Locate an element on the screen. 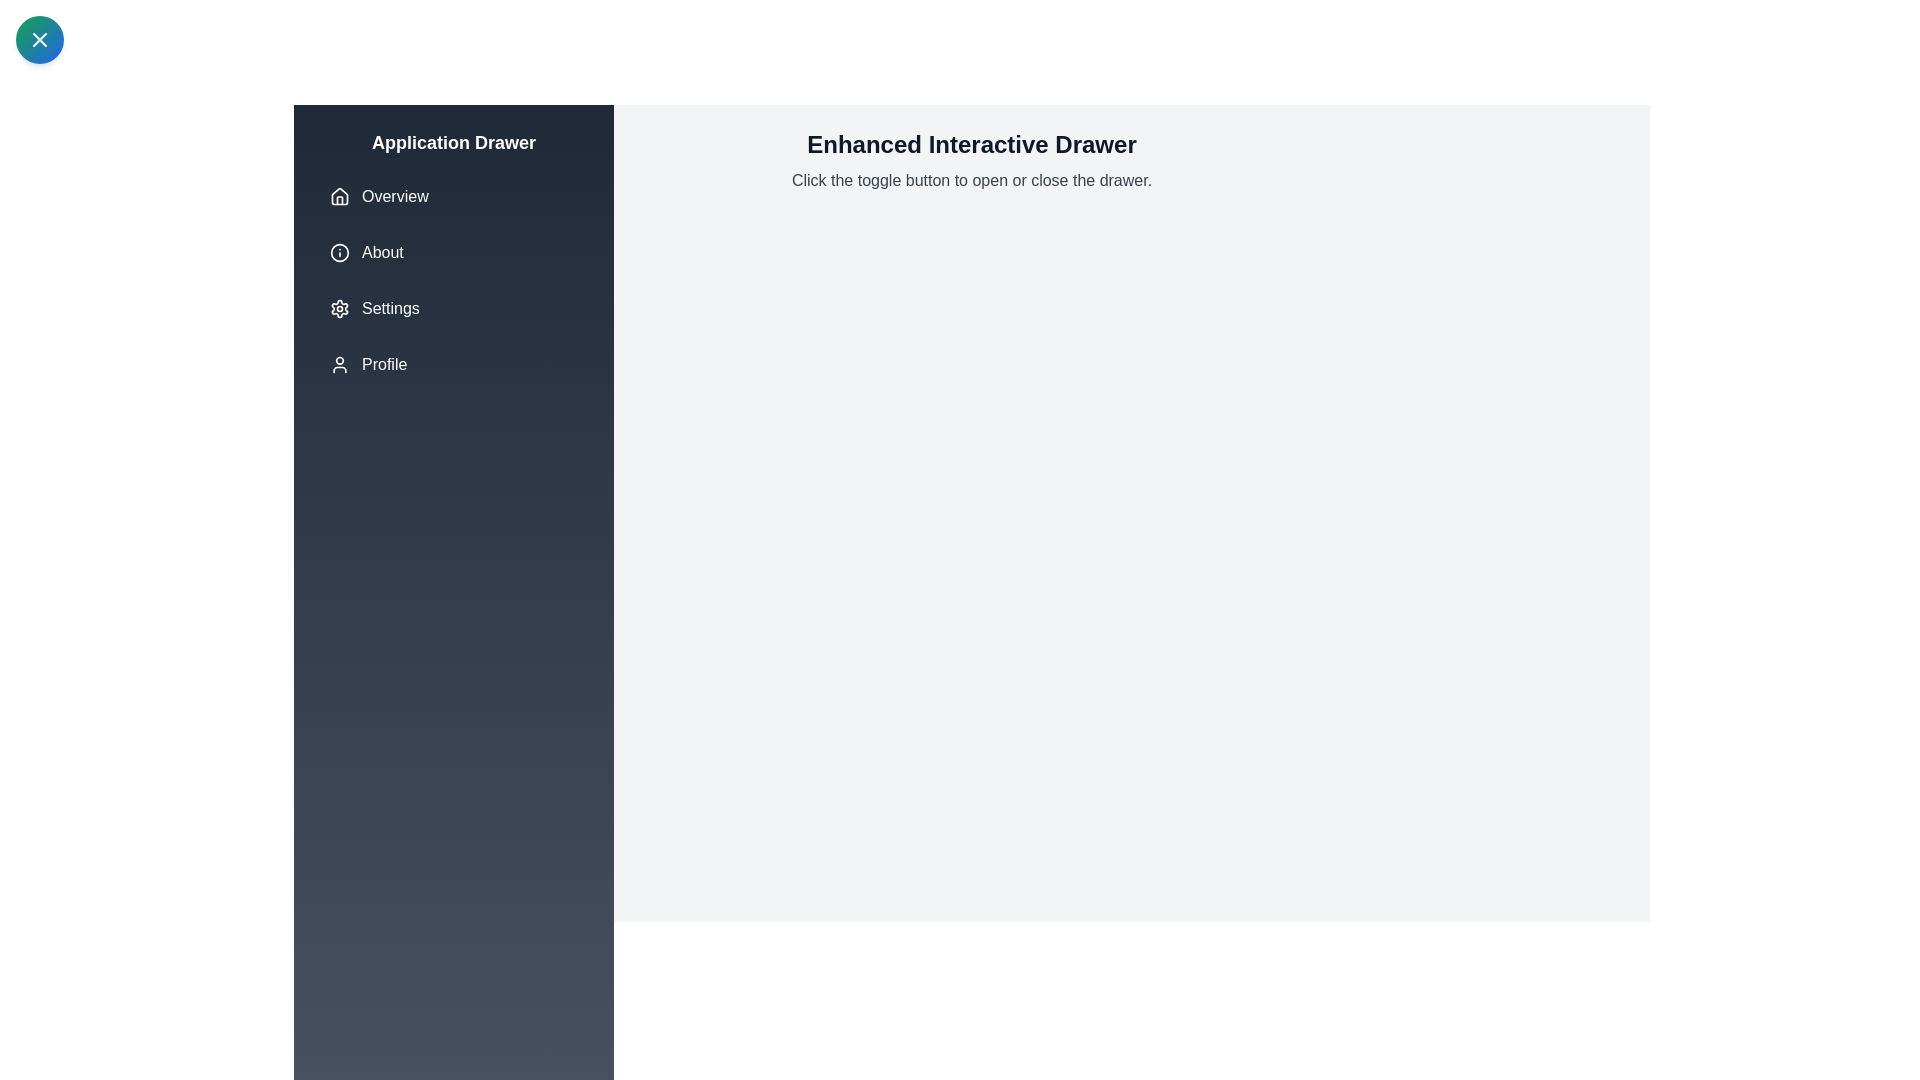  the section Settings in the drawer menu is located at coordinates (453, 308).